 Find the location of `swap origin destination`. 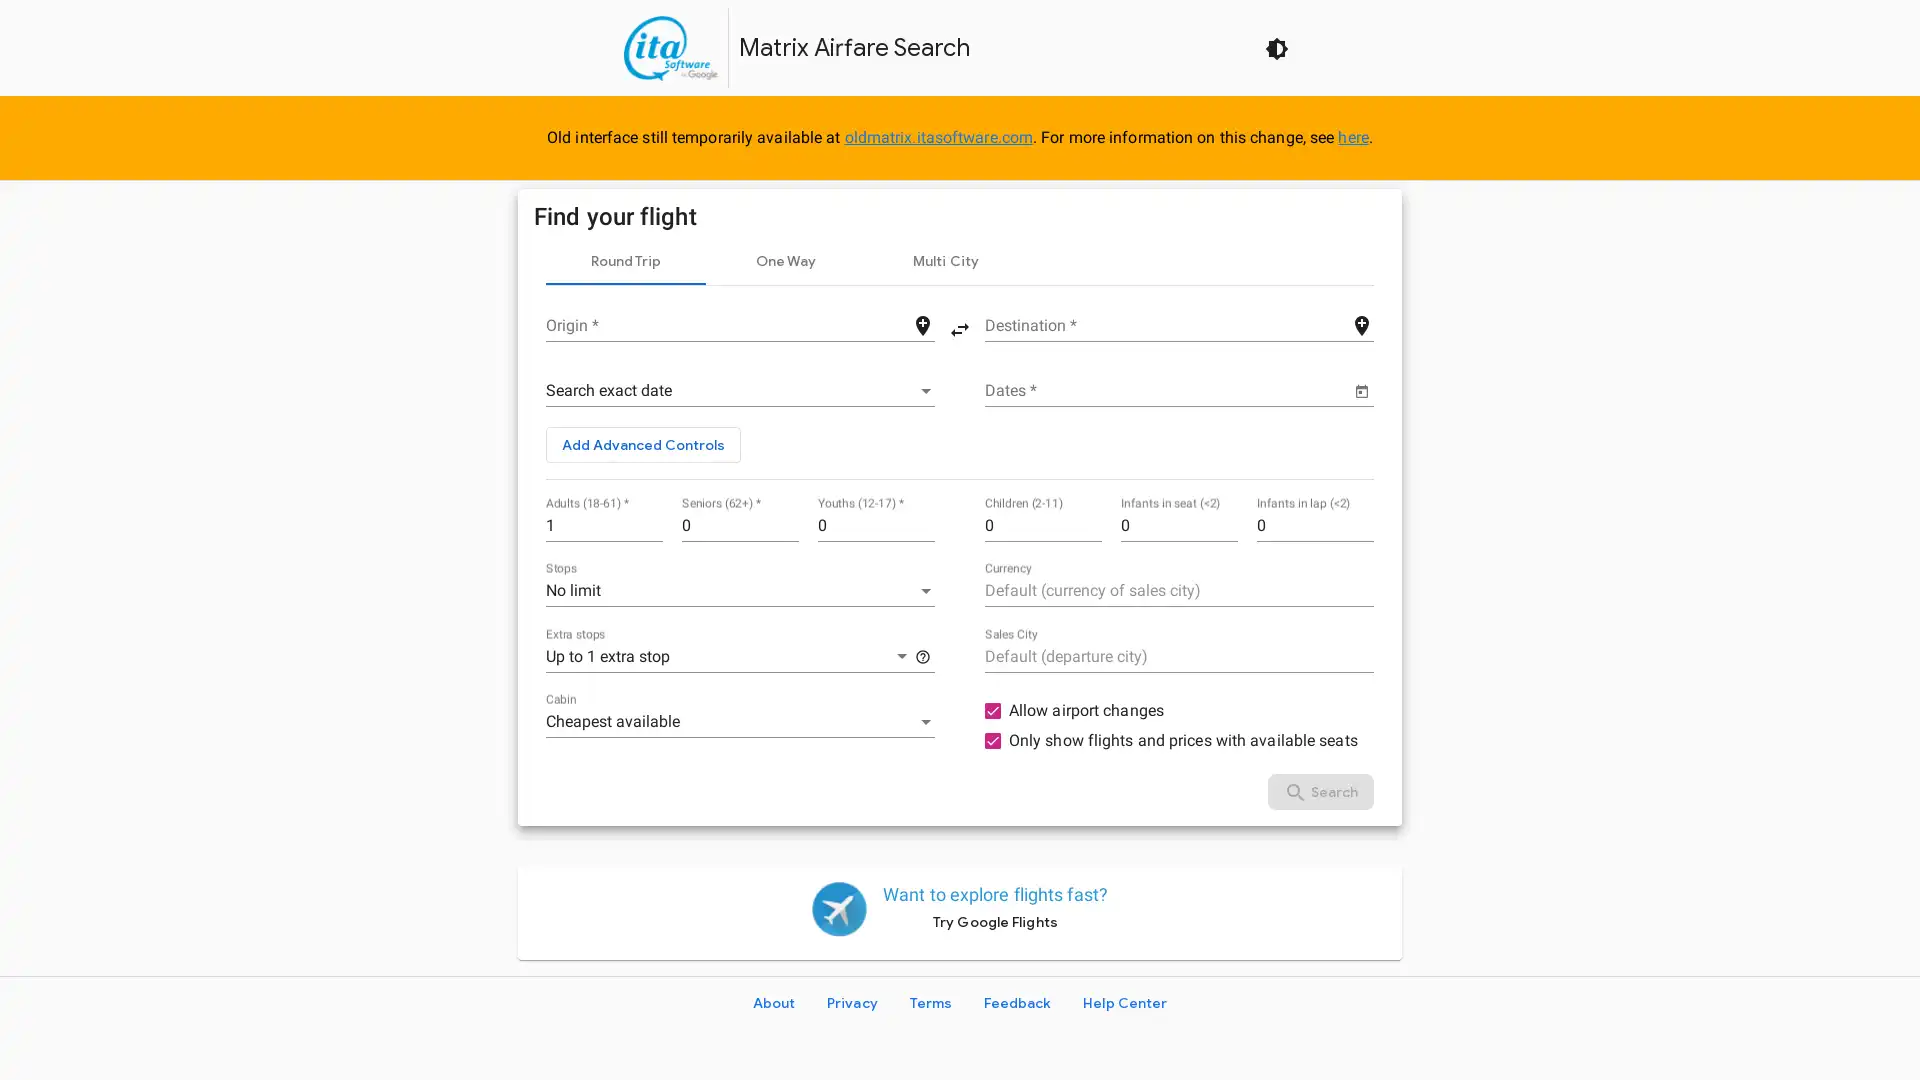

swap origin destination is located at coordinates (960, 326).